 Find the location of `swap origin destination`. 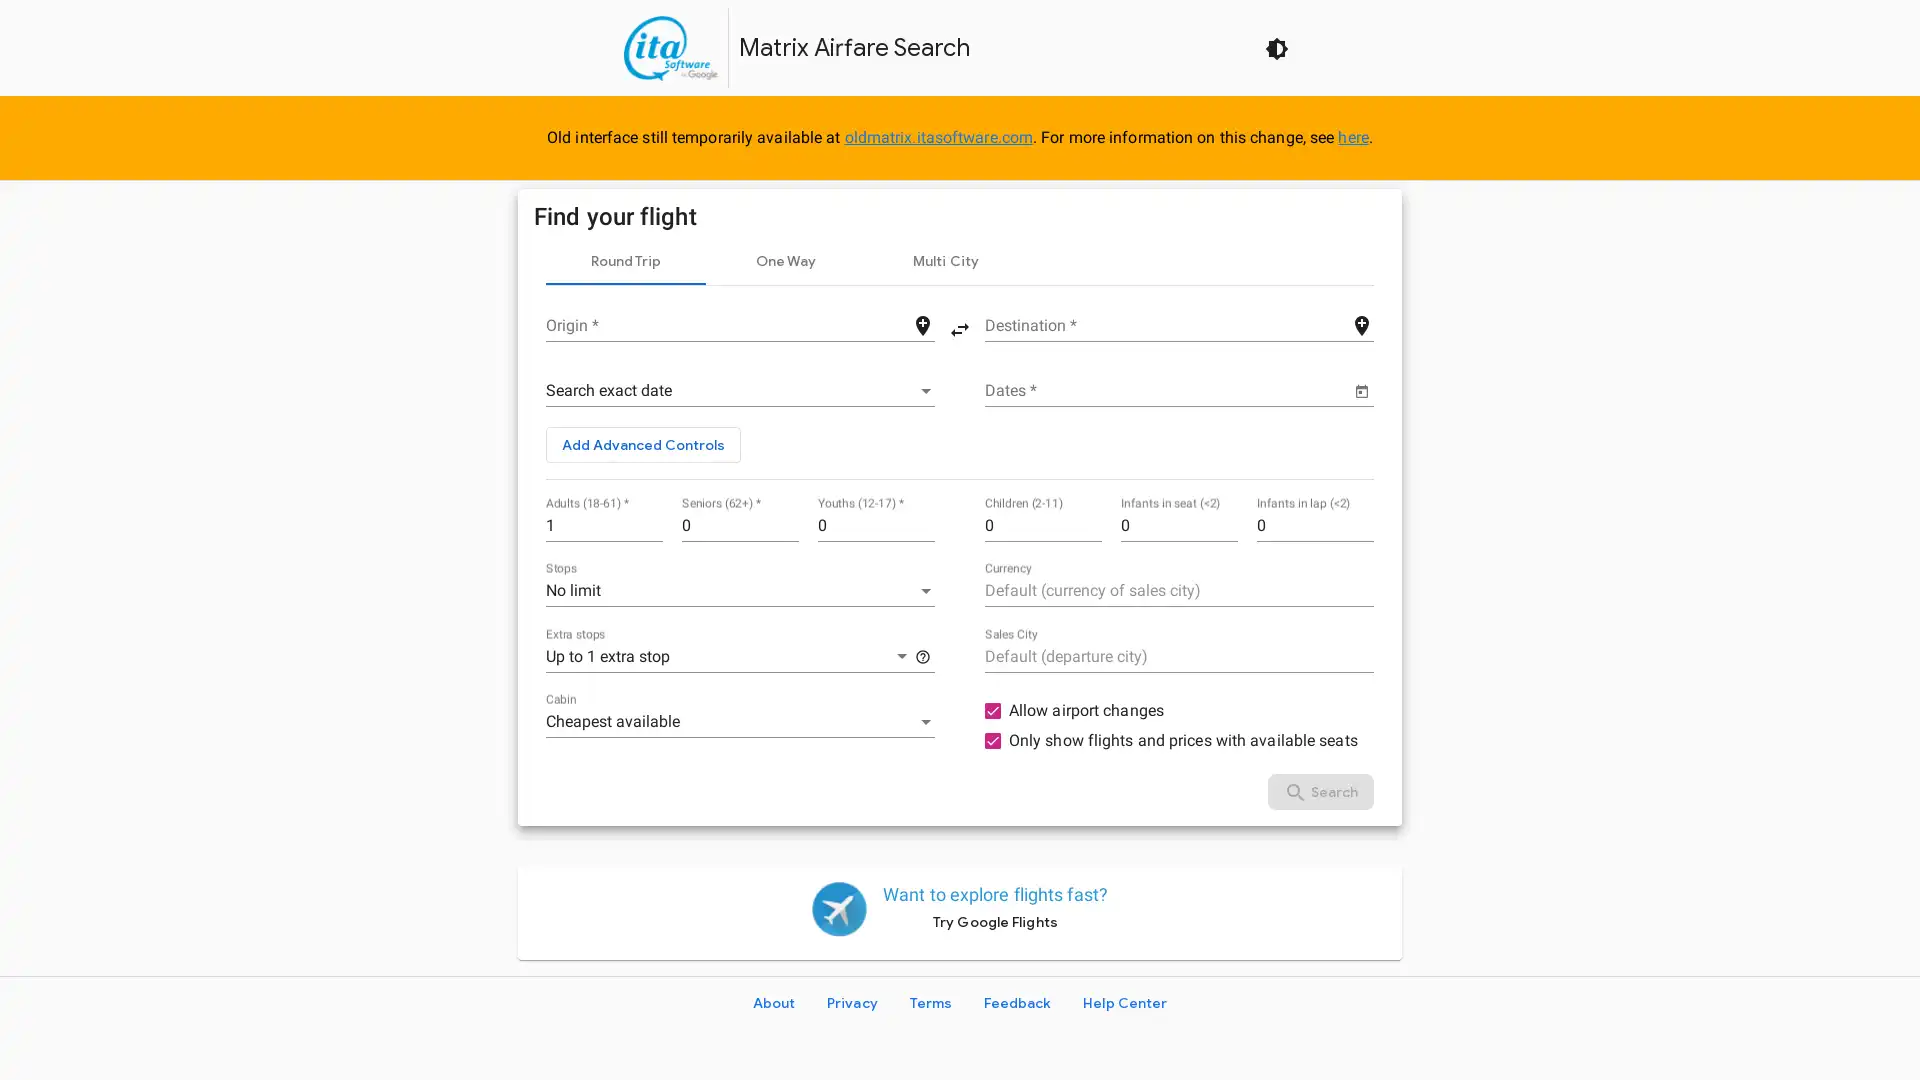

swap origin destination is located at coordinates (960, 326).